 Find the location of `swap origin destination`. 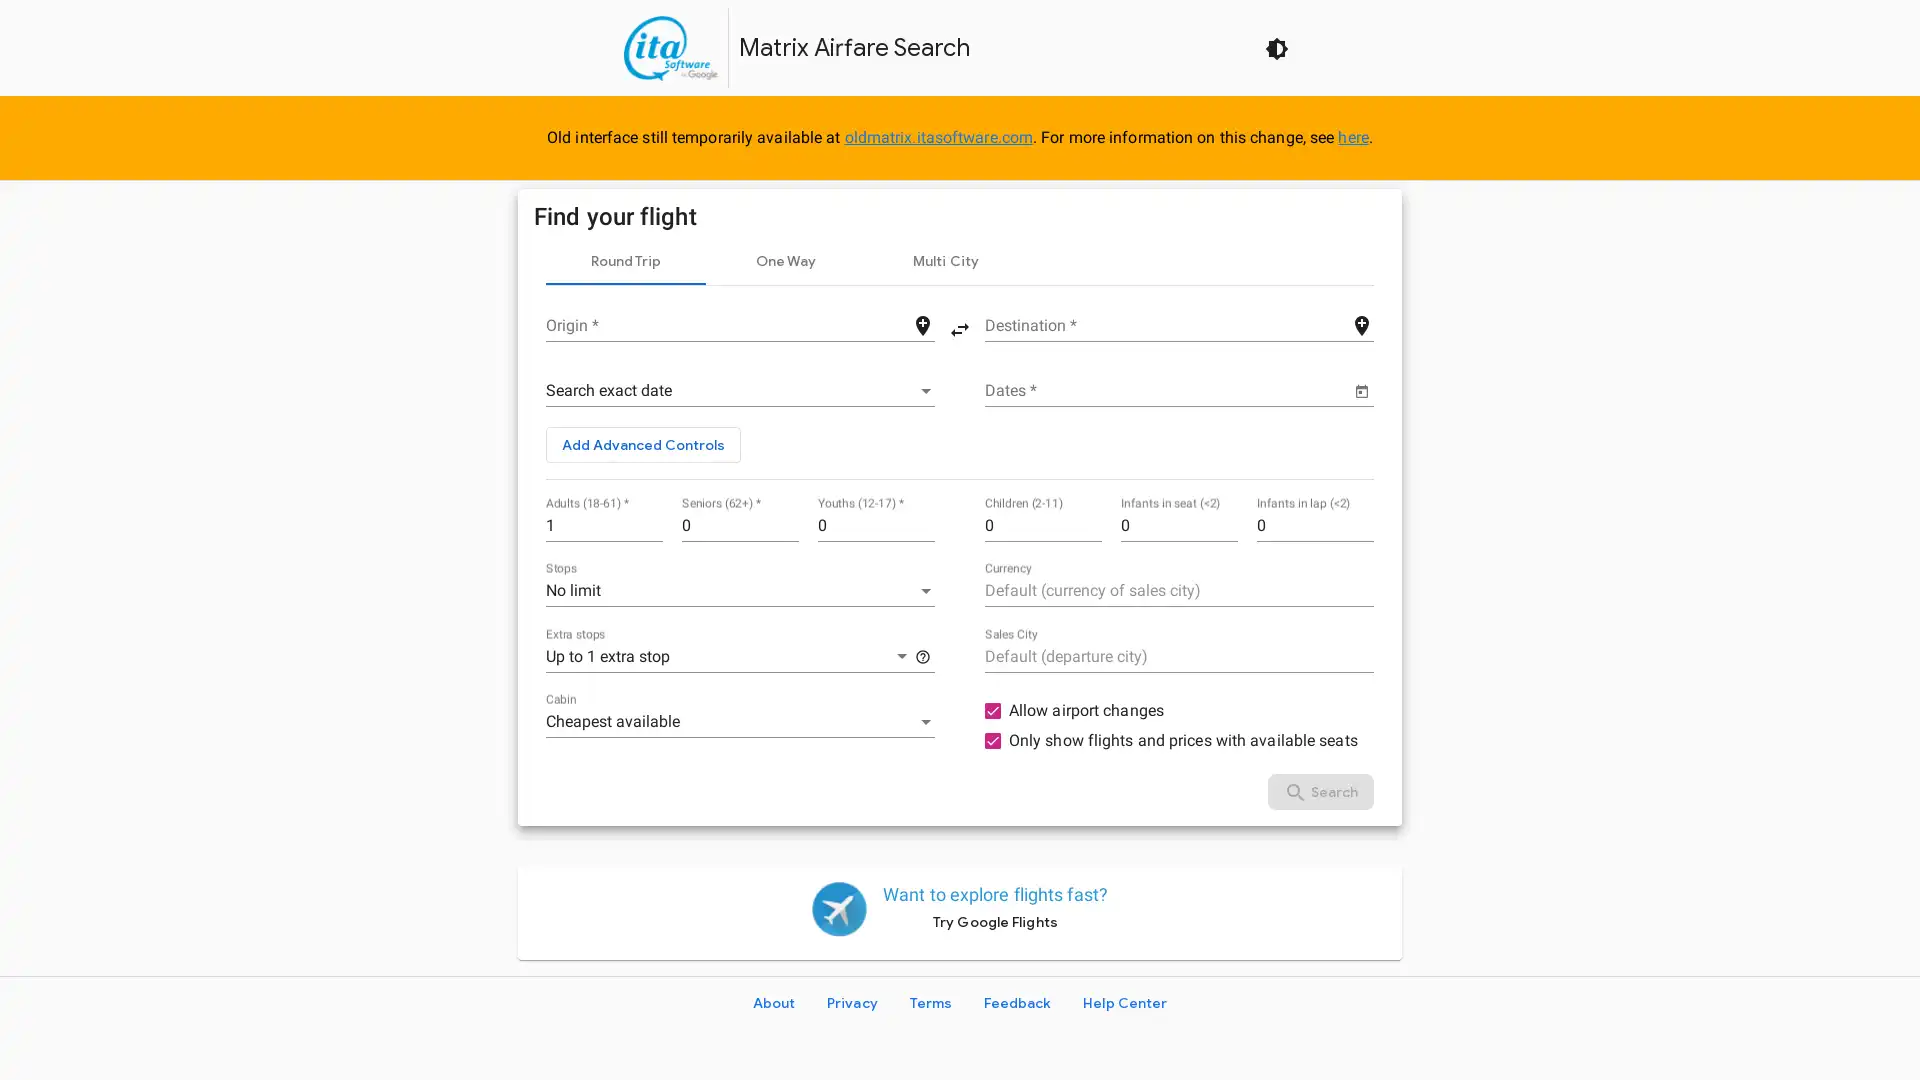

swap origin destination is located at coordinates (960, 326).